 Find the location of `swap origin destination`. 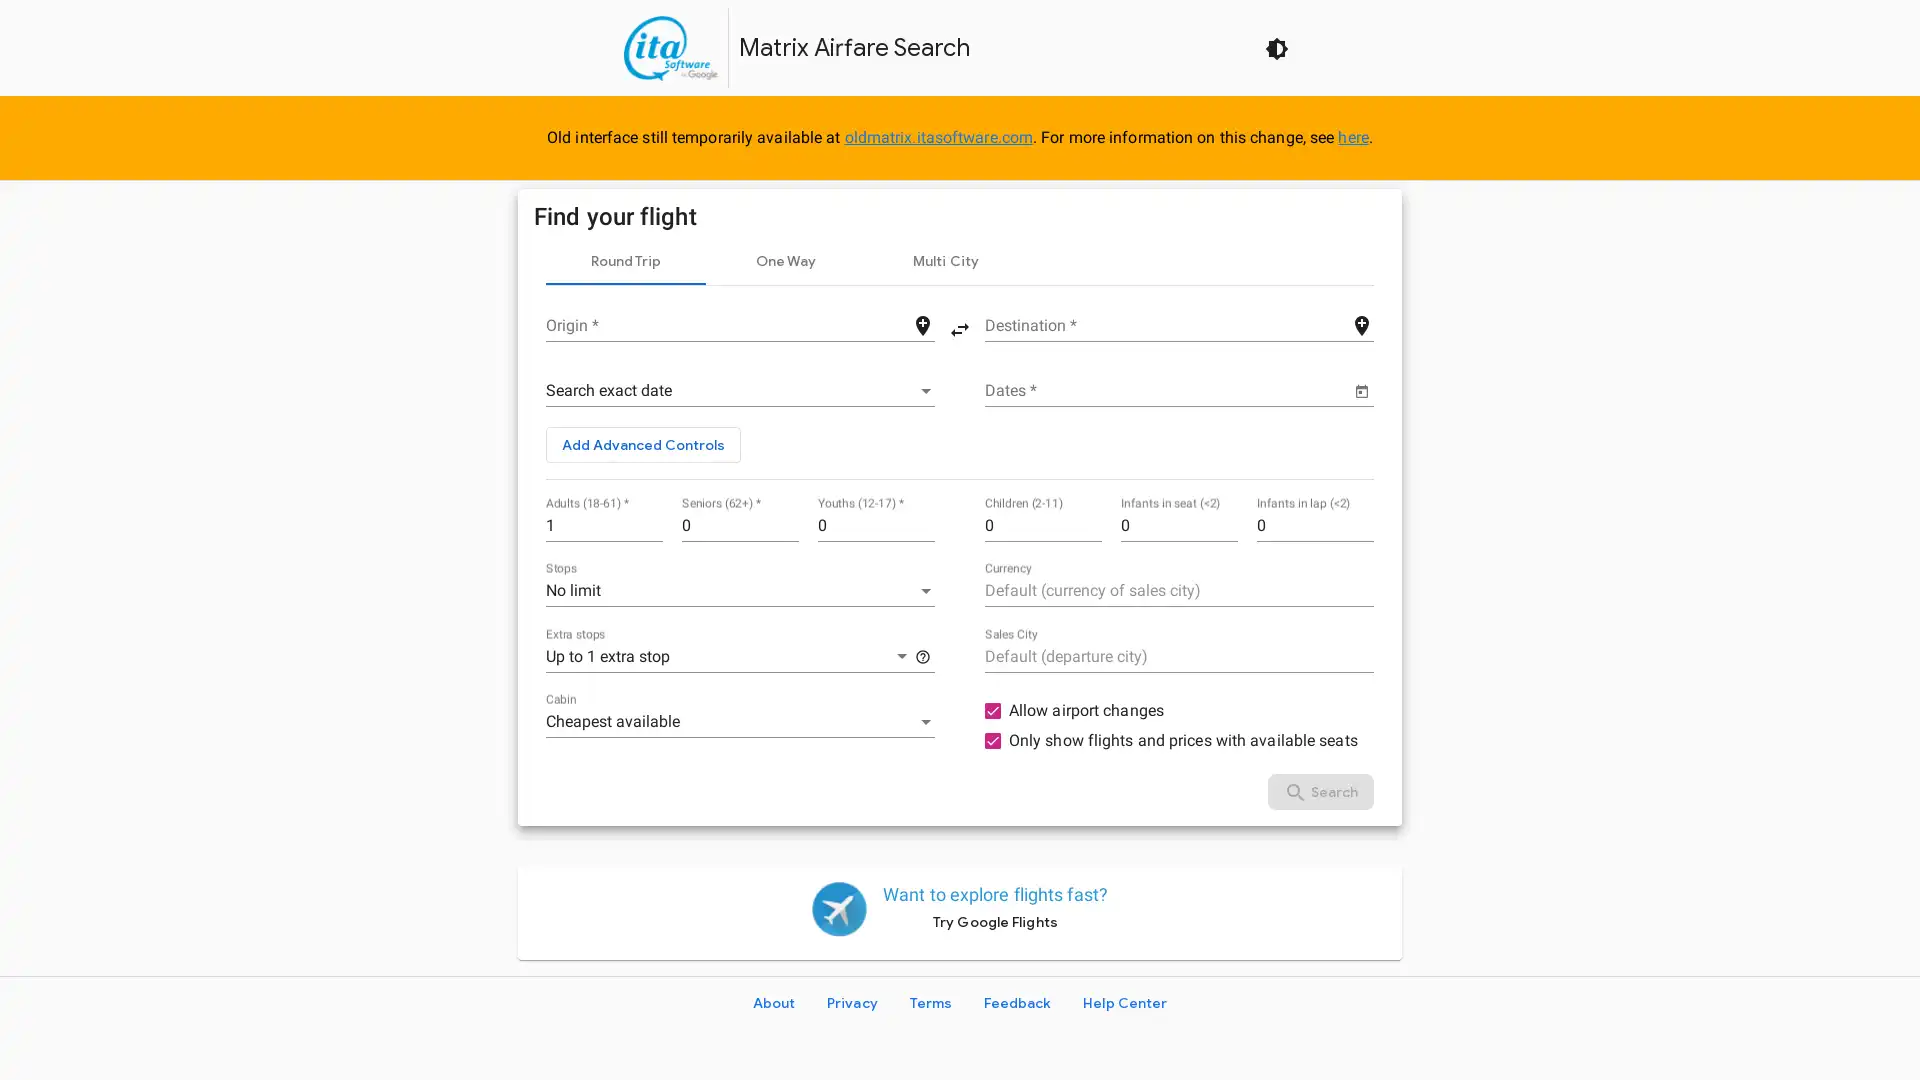

swap origin destination is located at coordinates (960, 326).